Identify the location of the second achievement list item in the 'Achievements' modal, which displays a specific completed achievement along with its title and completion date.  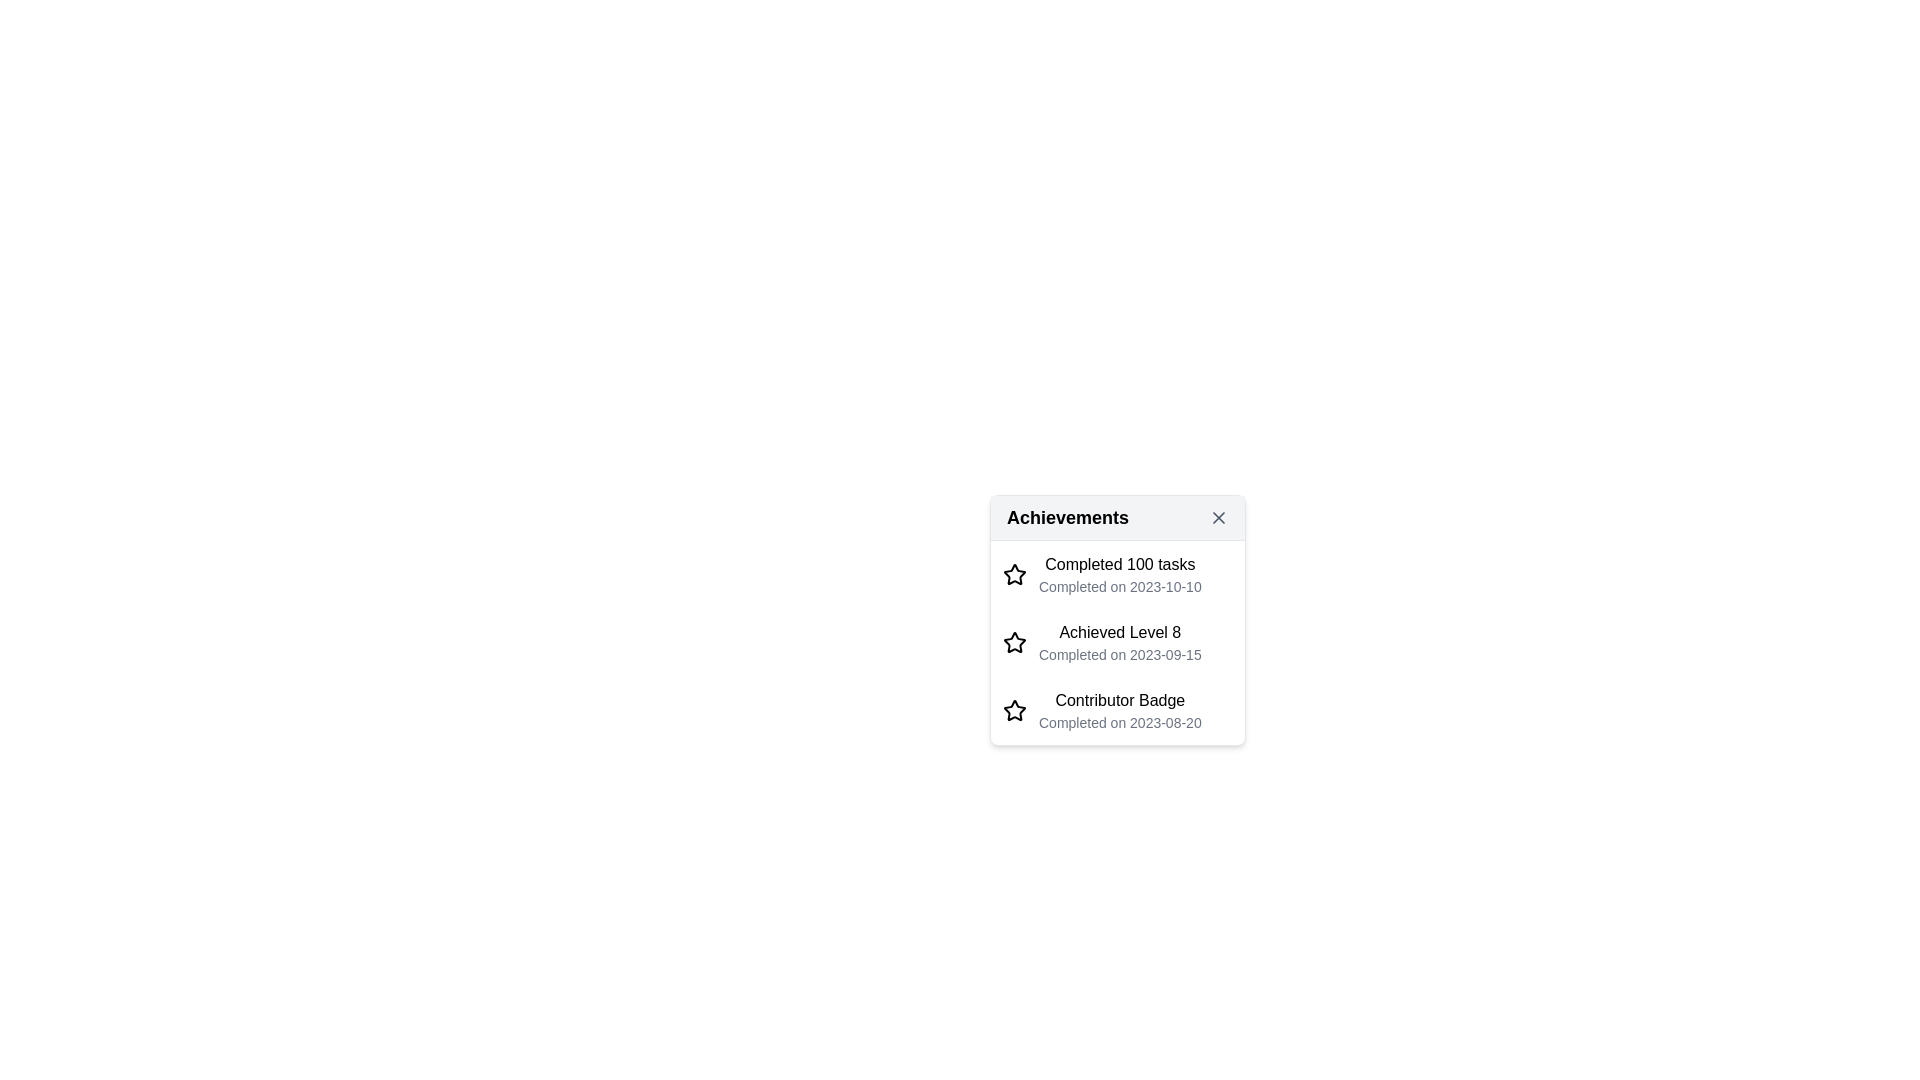
(1117, 641).